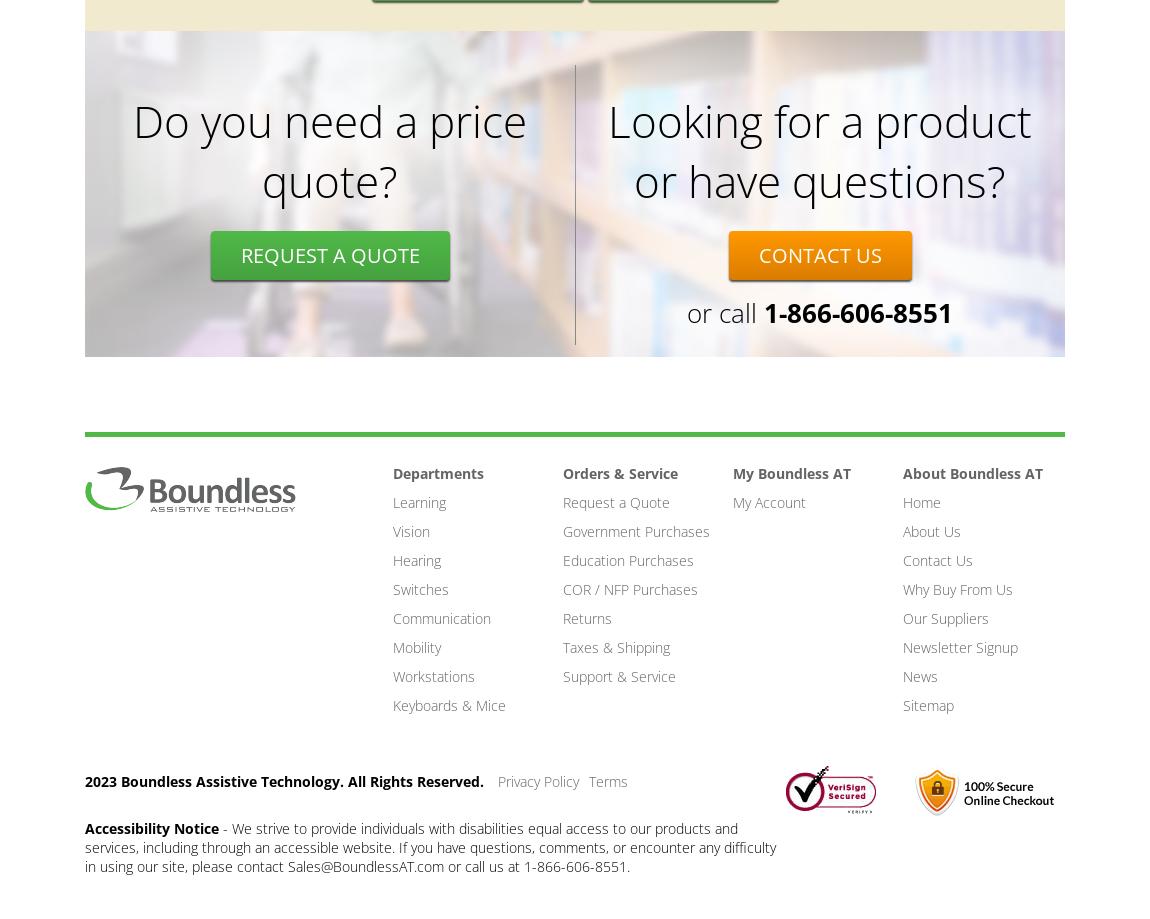  Describe the element at coordinates (931, 530) in the screenshot. I see `'About Us'` at that location.